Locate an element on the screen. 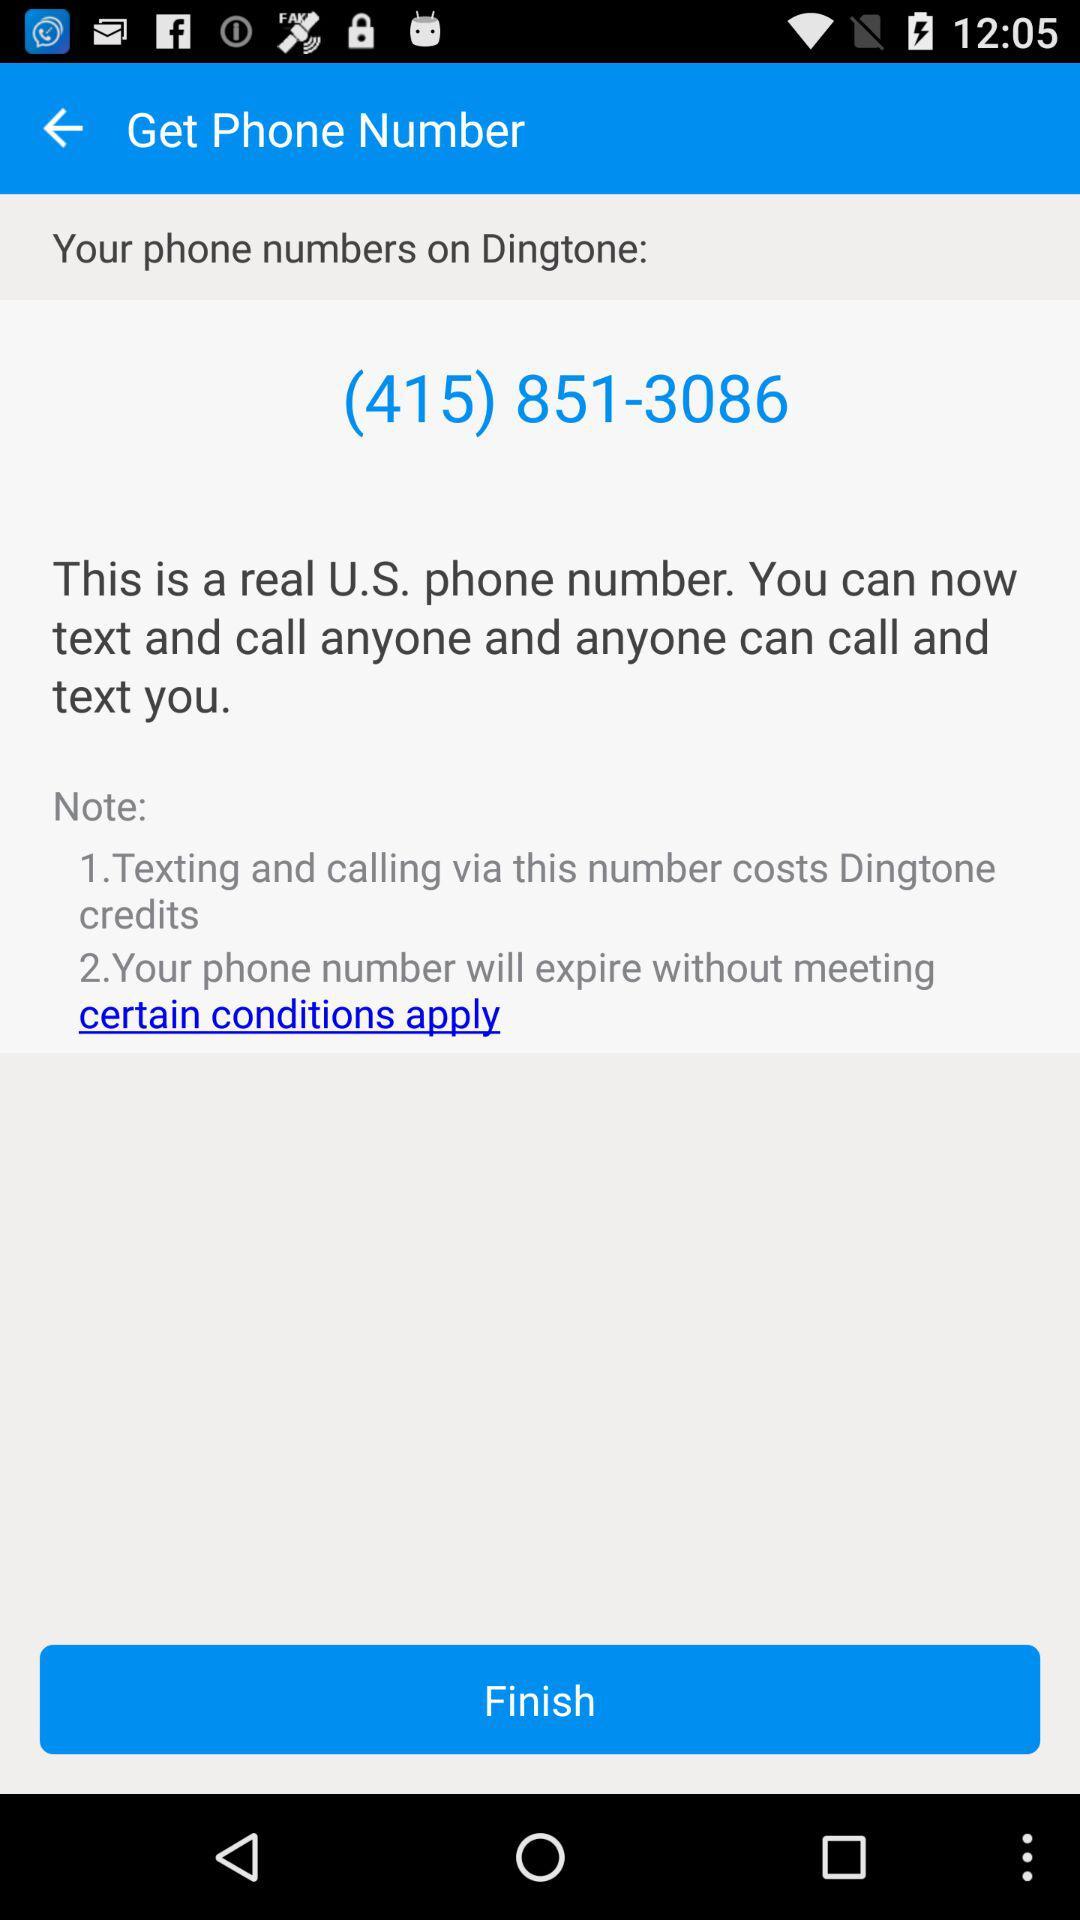 The height and width of the screenshot is (1920, 1080). the button at the bottom is located at coordinates (540, 1698).